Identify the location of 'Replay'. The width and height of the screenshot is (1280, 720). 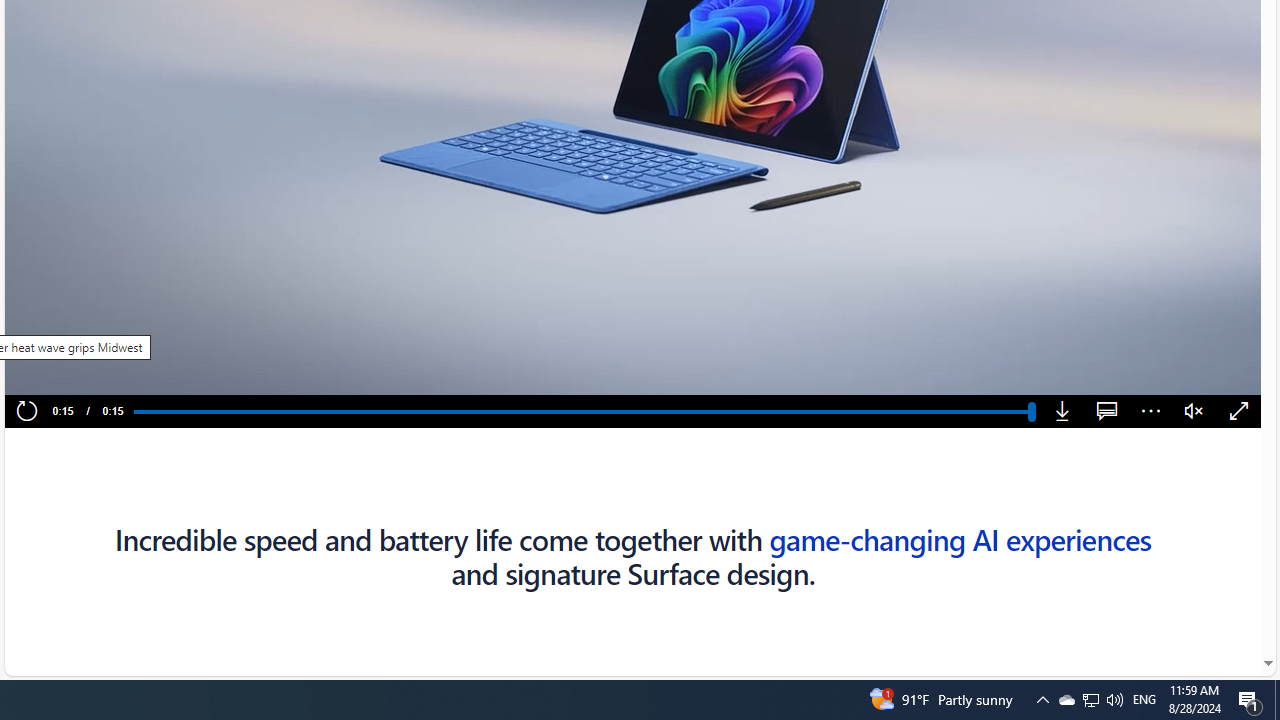
(26, 411).